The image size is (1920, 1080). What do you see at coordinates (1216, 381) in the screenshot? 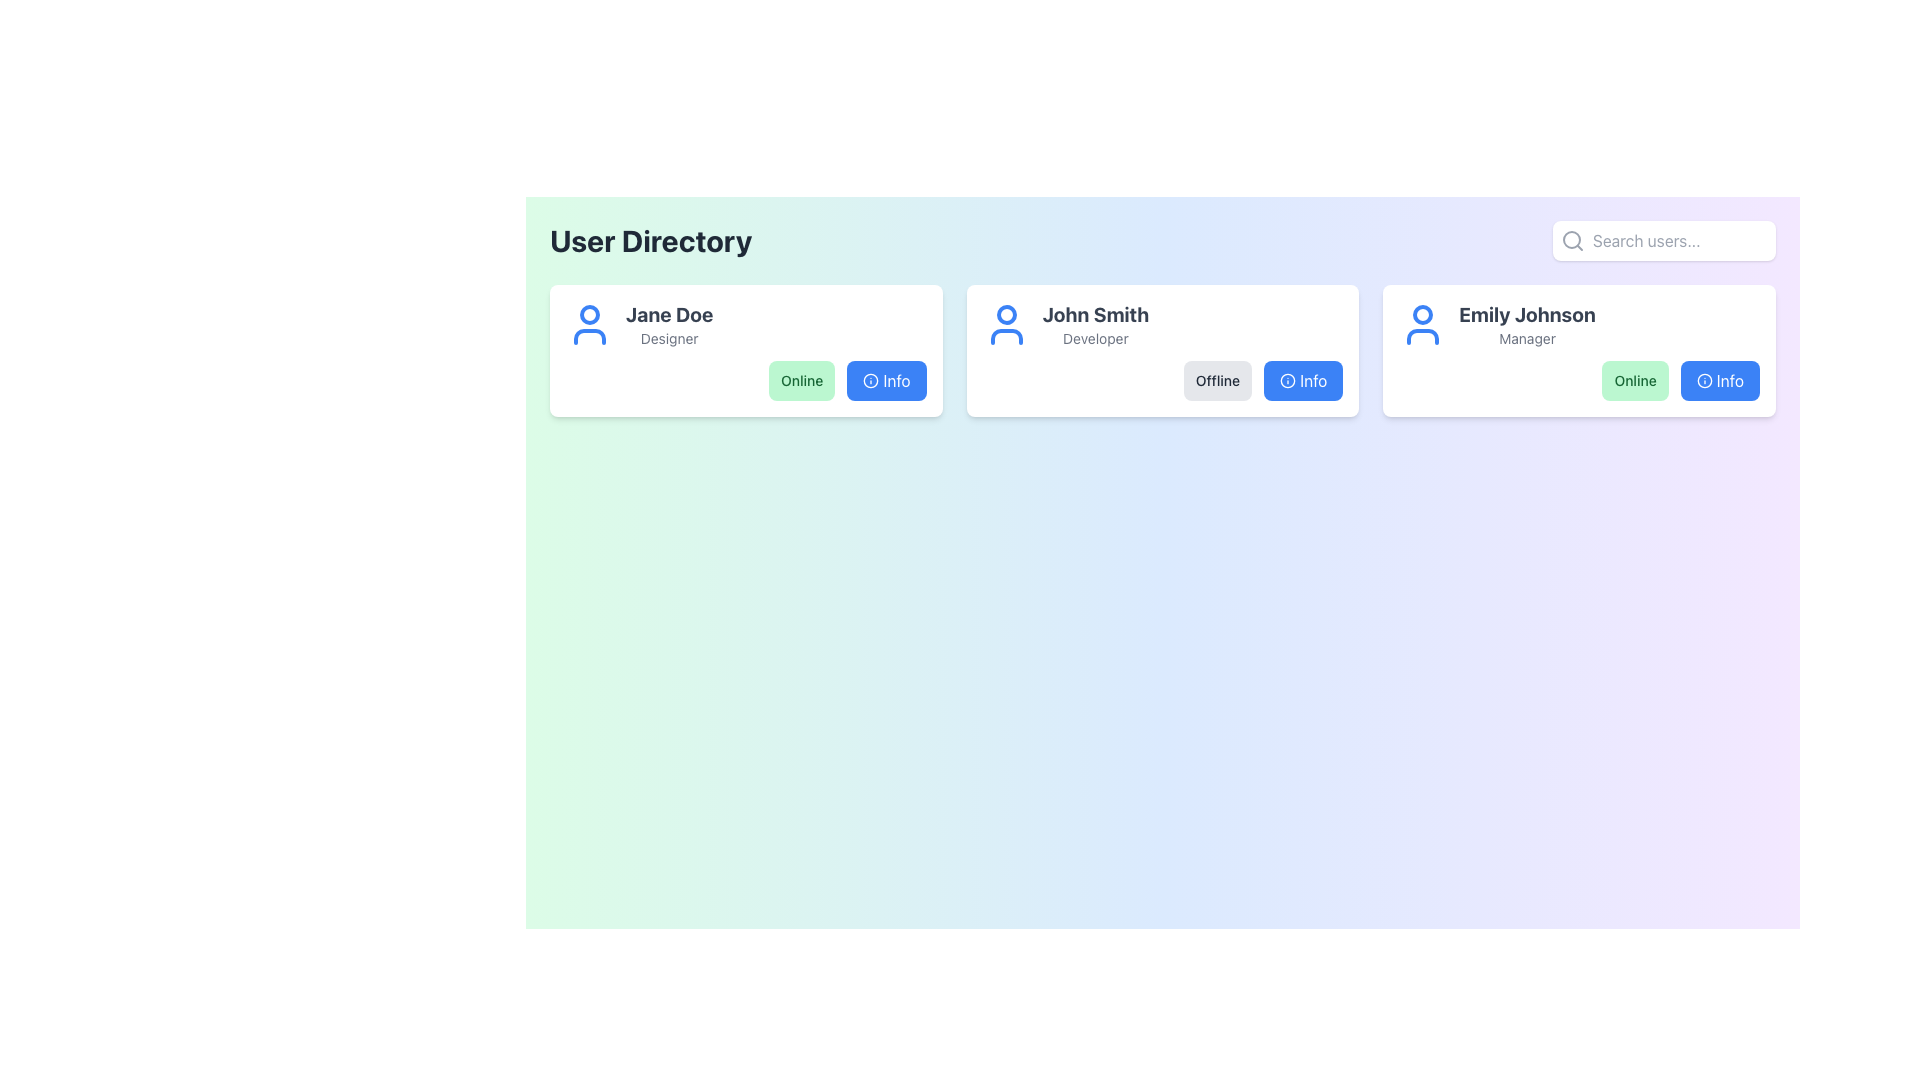
I see `the 'Offline' badge located within the 'John Smith, Developer' card, which has a light gray background and dark gray bold text, to interact with it or reveal additional information` at bounding box center [1216, 381].